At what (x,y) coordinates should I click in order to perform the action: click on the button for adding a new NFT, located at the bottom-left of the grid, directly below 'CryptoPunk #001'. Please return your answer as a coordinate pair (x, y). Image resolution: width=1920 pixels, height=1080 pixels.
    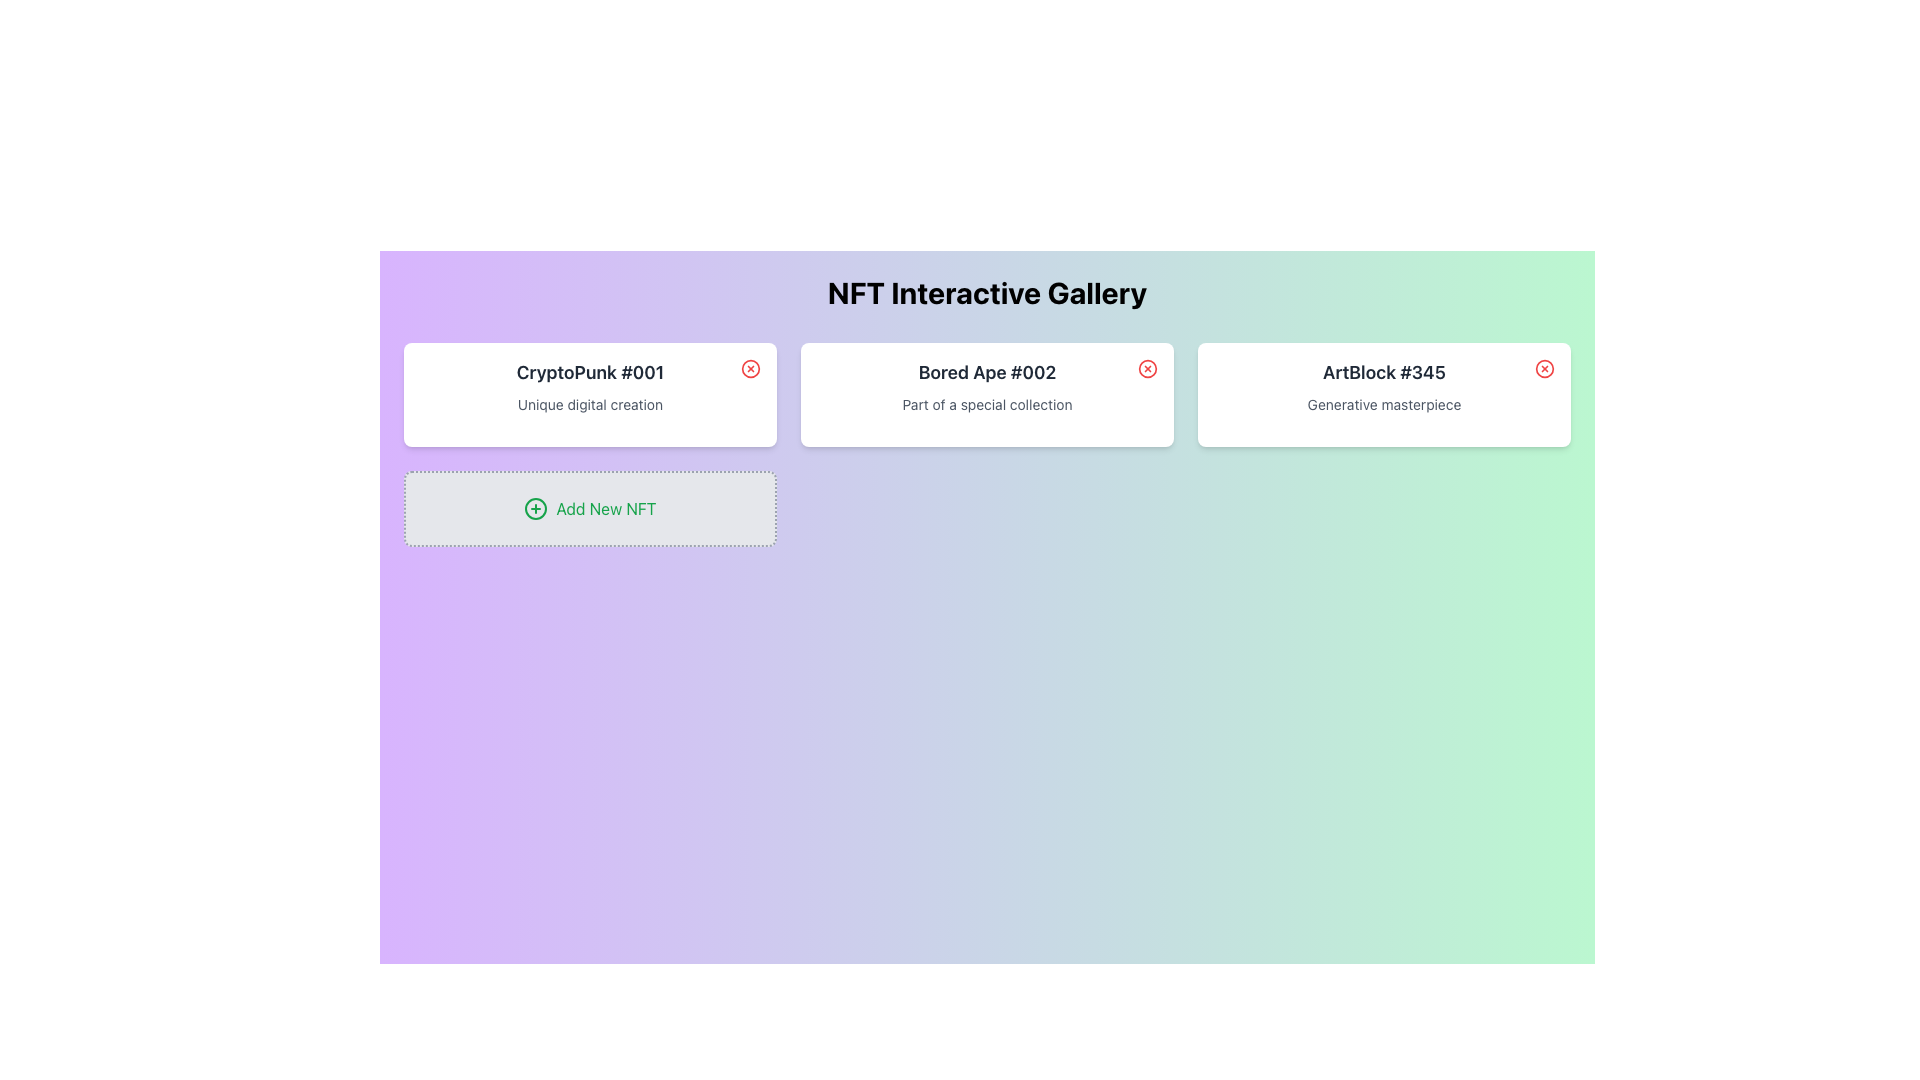
    Looking at the image, I should click on (589, 508).